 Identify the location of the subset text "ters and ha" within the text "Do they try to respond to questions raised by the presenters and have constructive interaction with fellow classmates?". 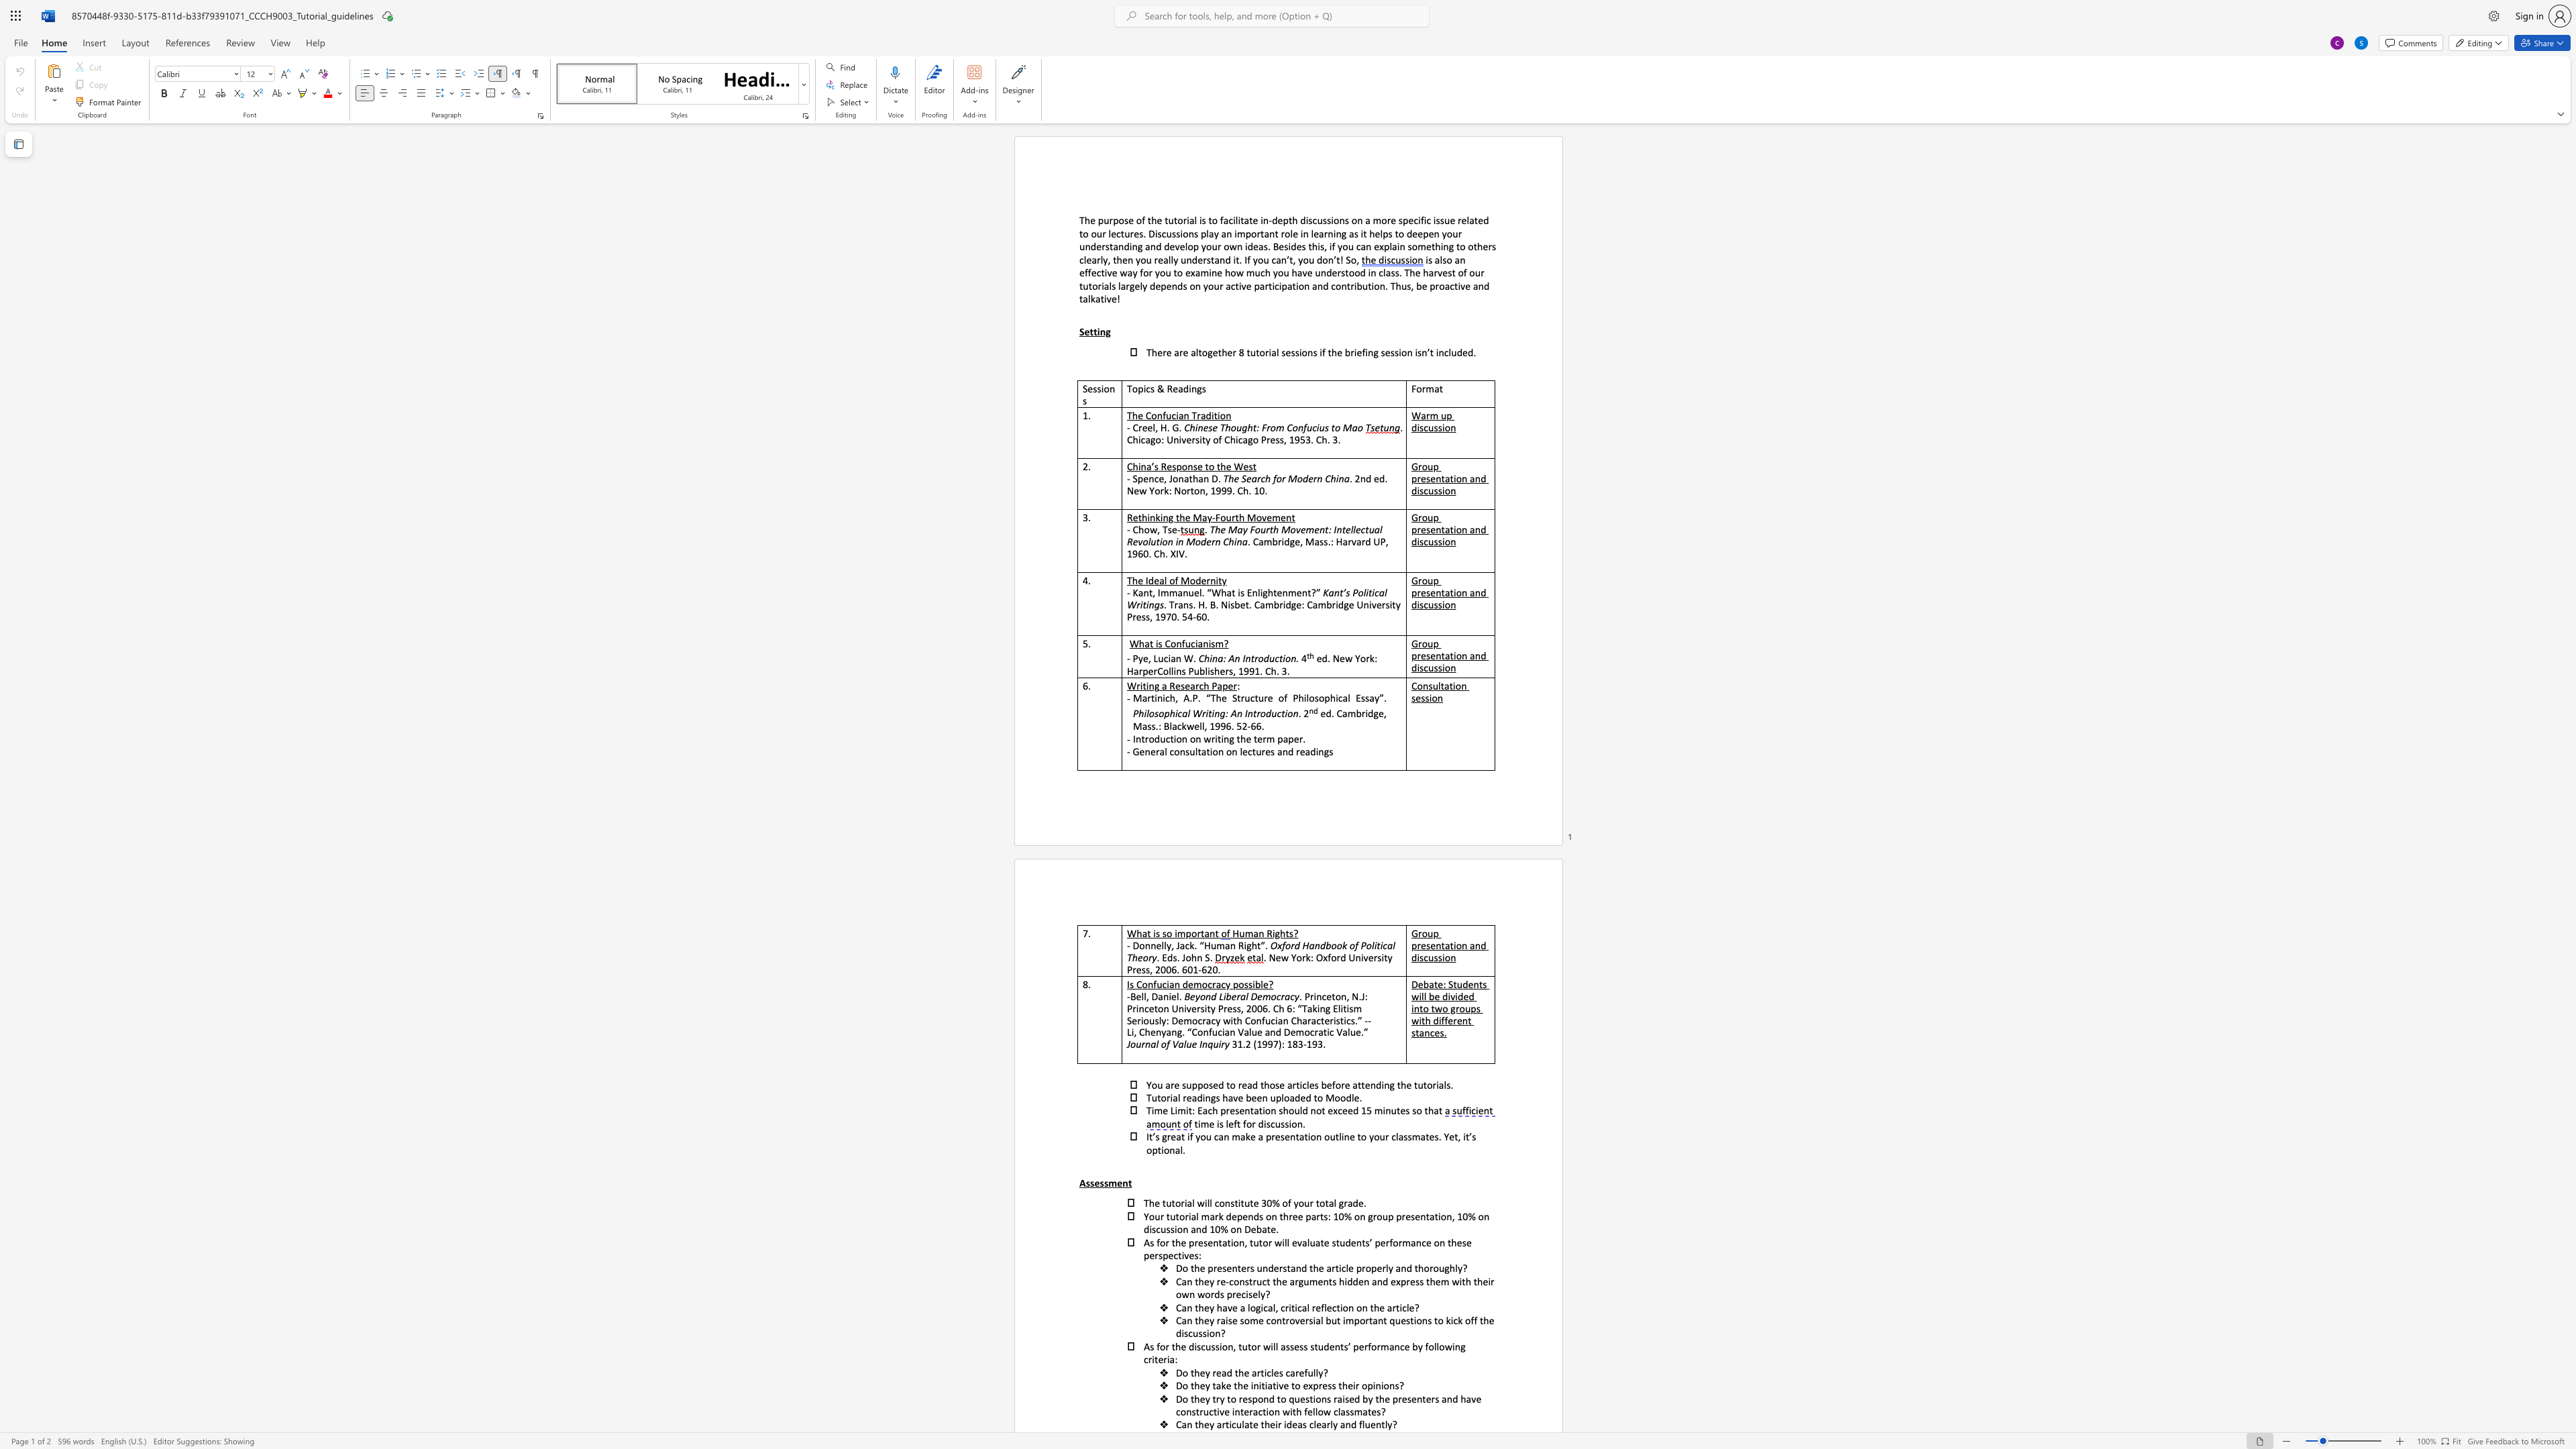
(1421, 1399).